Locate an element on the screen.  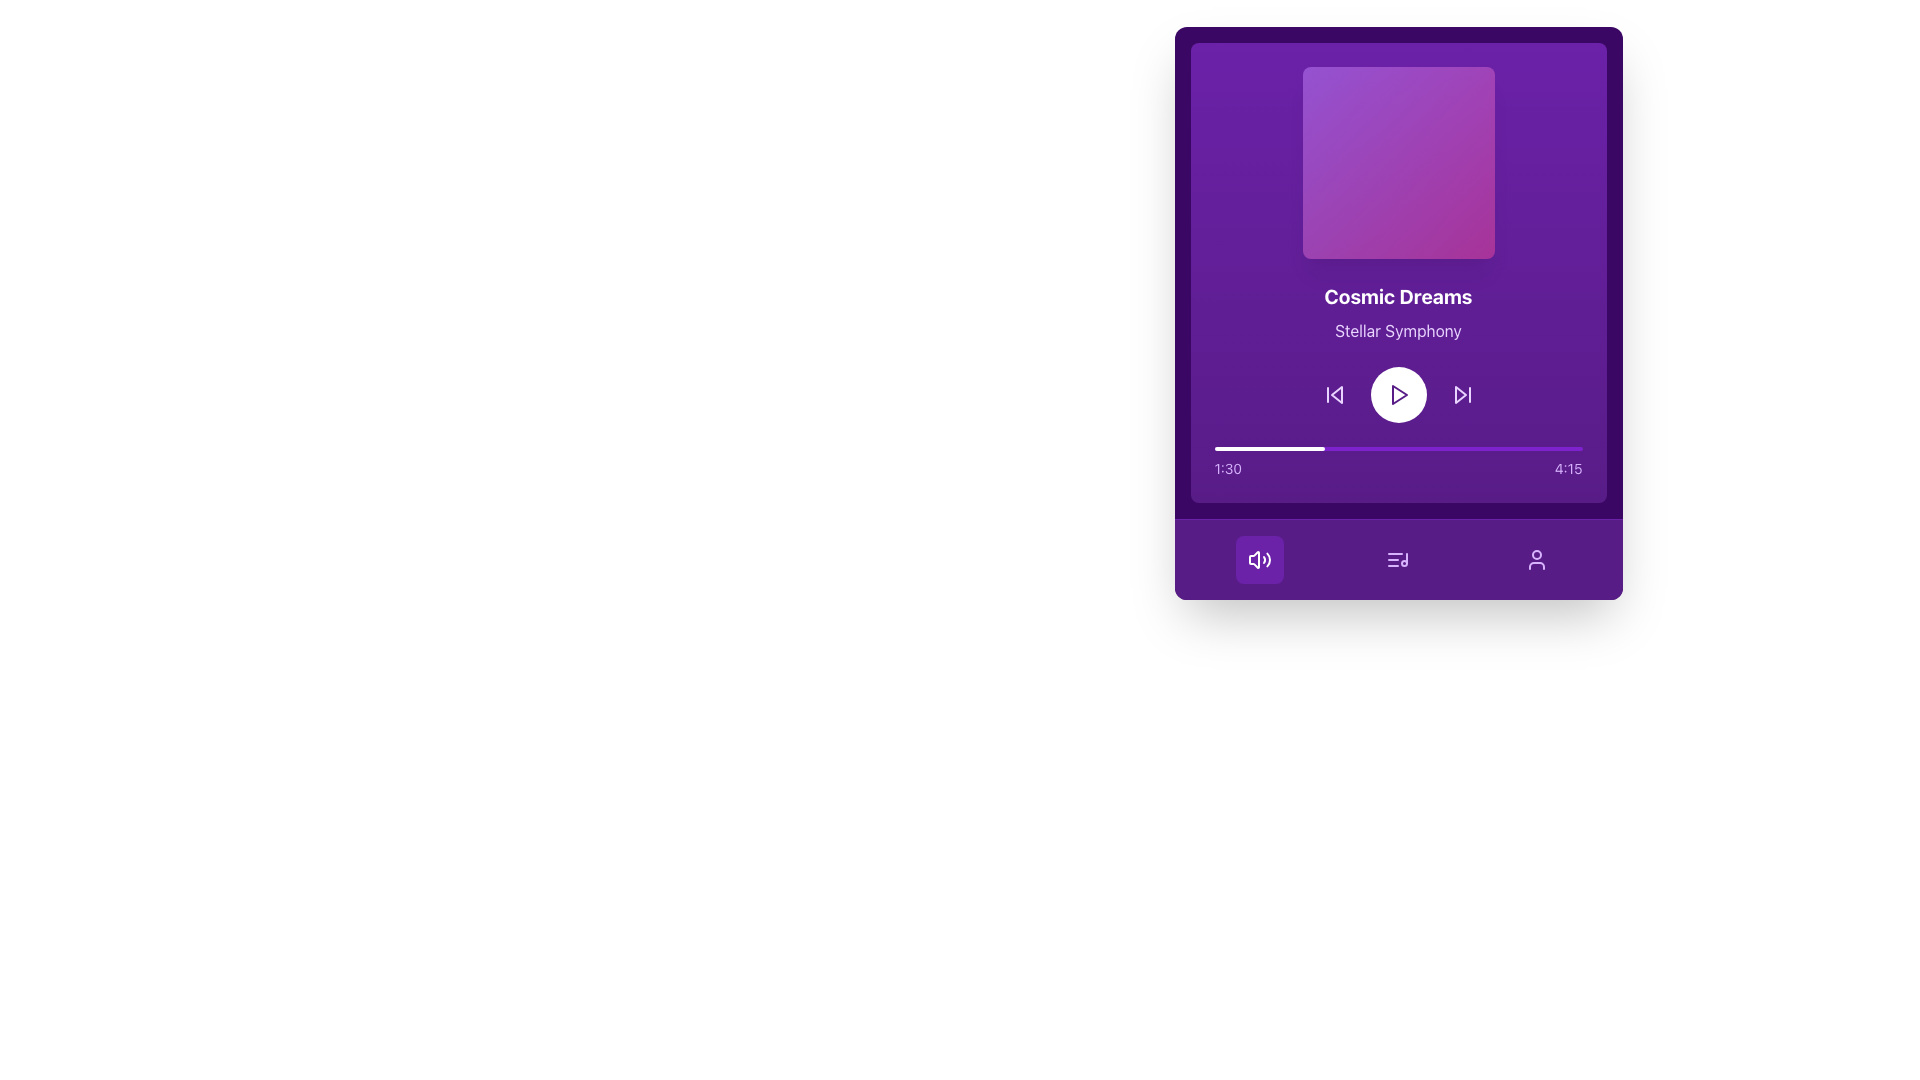
the play button with a triangular symbol pointing to the right, which has a purple border and a white background is located at coordinates (1397, 394).